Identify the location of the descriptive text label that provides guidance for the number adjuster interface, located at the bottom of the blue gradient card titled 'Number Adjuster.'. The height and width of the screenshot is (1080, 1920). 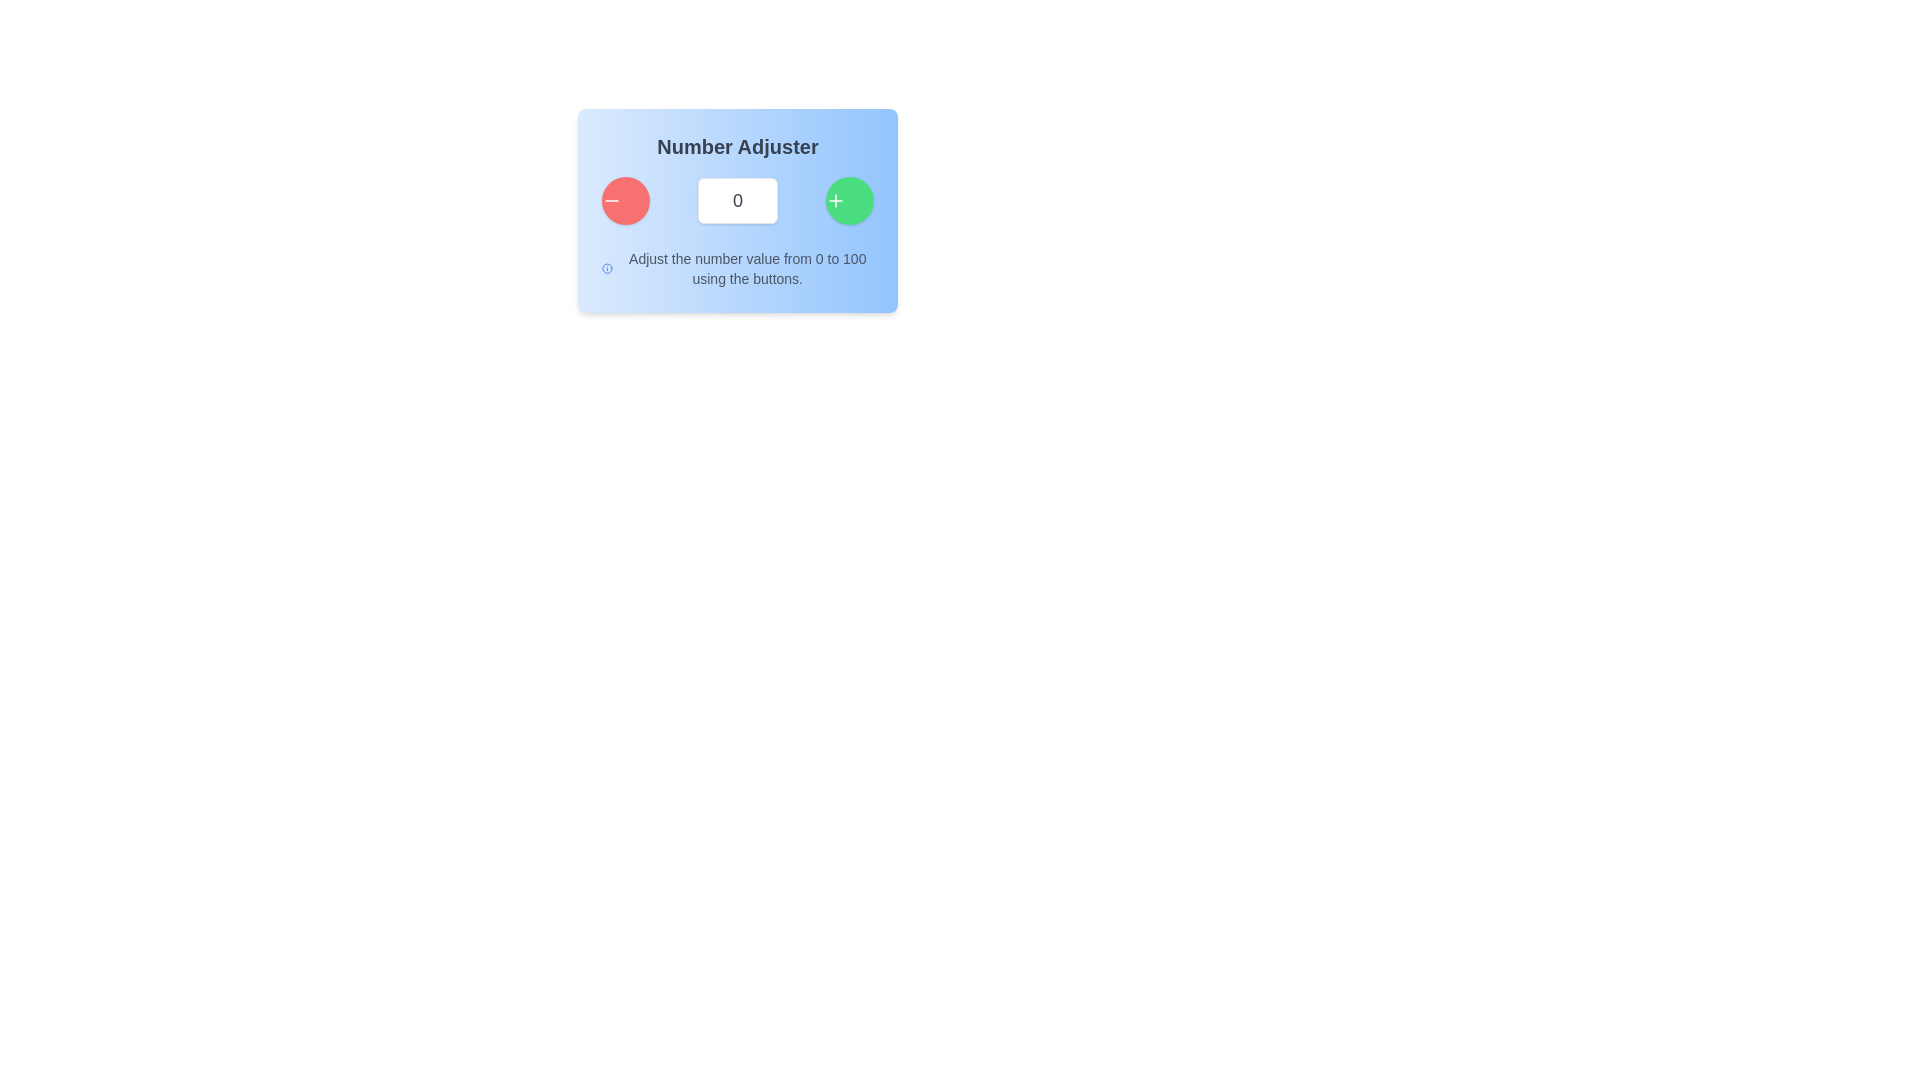
(737, 268).